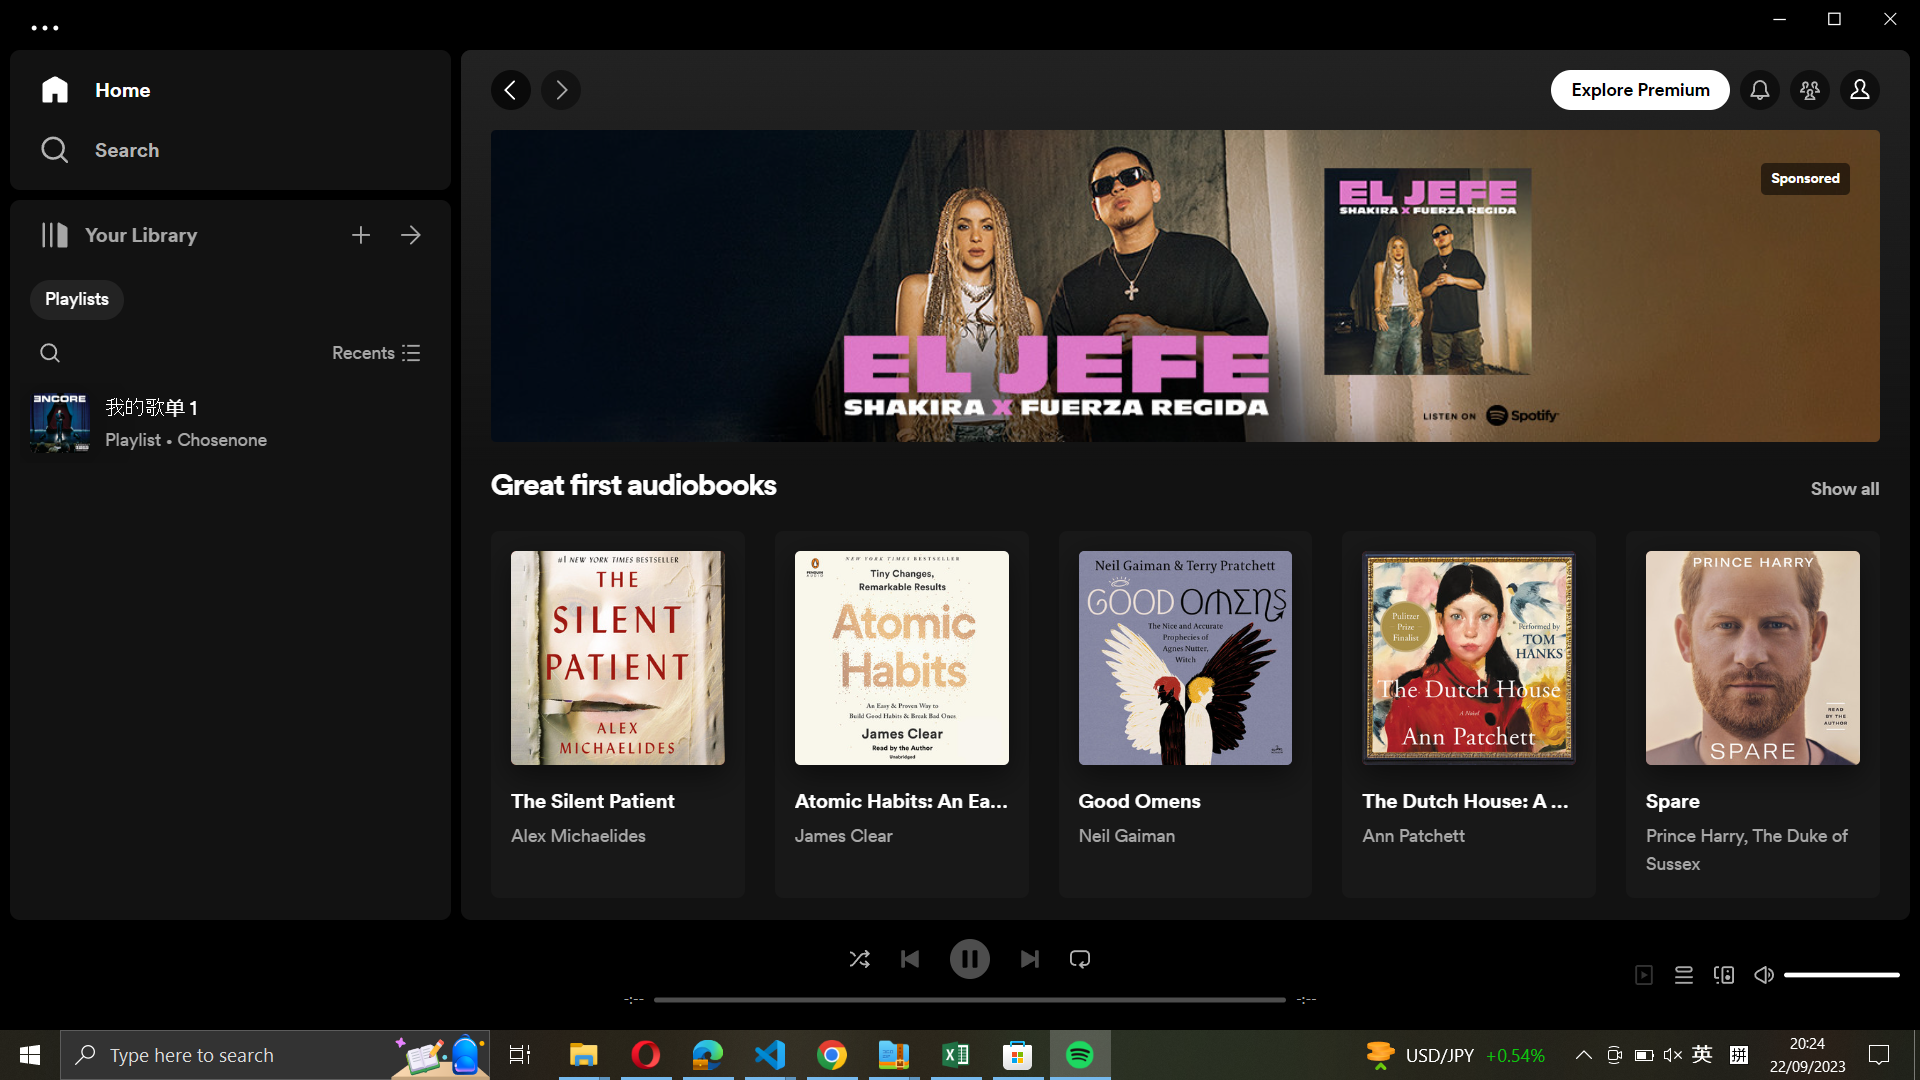 This screenshot has width=1920, height=1080. Describe the element at coordinates (411, 231) in the screenshot. I see `my library section` at that location.